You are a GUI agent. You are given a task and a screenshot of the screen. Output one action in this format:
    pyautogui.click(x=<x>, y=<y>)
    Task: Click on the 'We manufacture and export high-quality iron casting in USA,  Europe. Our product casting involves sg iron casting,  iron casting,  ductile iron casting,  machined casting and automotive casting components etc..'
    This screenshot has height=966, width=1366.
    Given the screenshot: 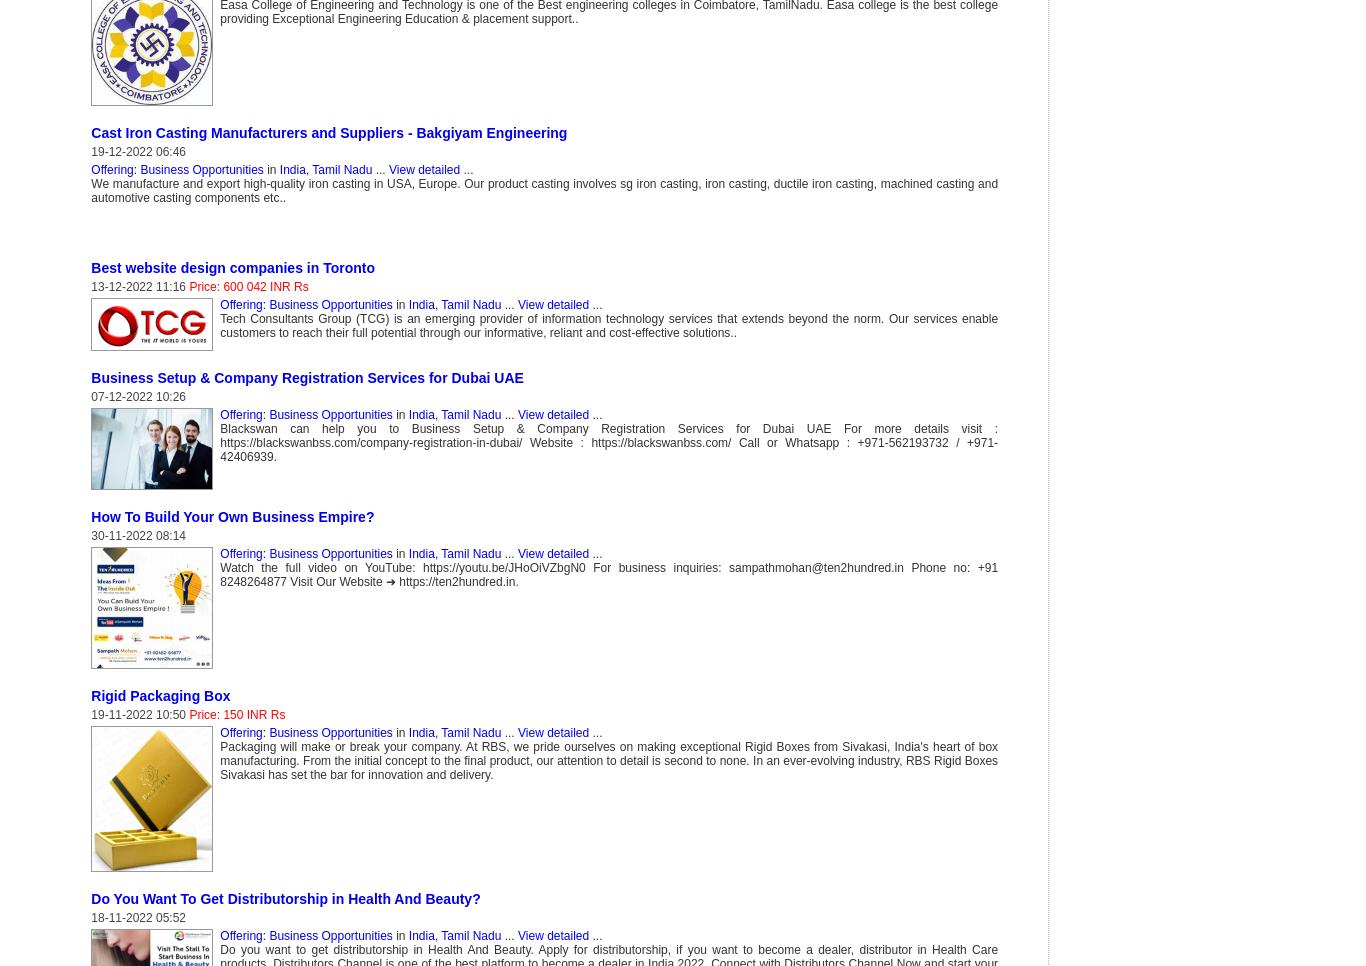 What is the action you would take?
    pyautogui.click(x=544, y=190)
    